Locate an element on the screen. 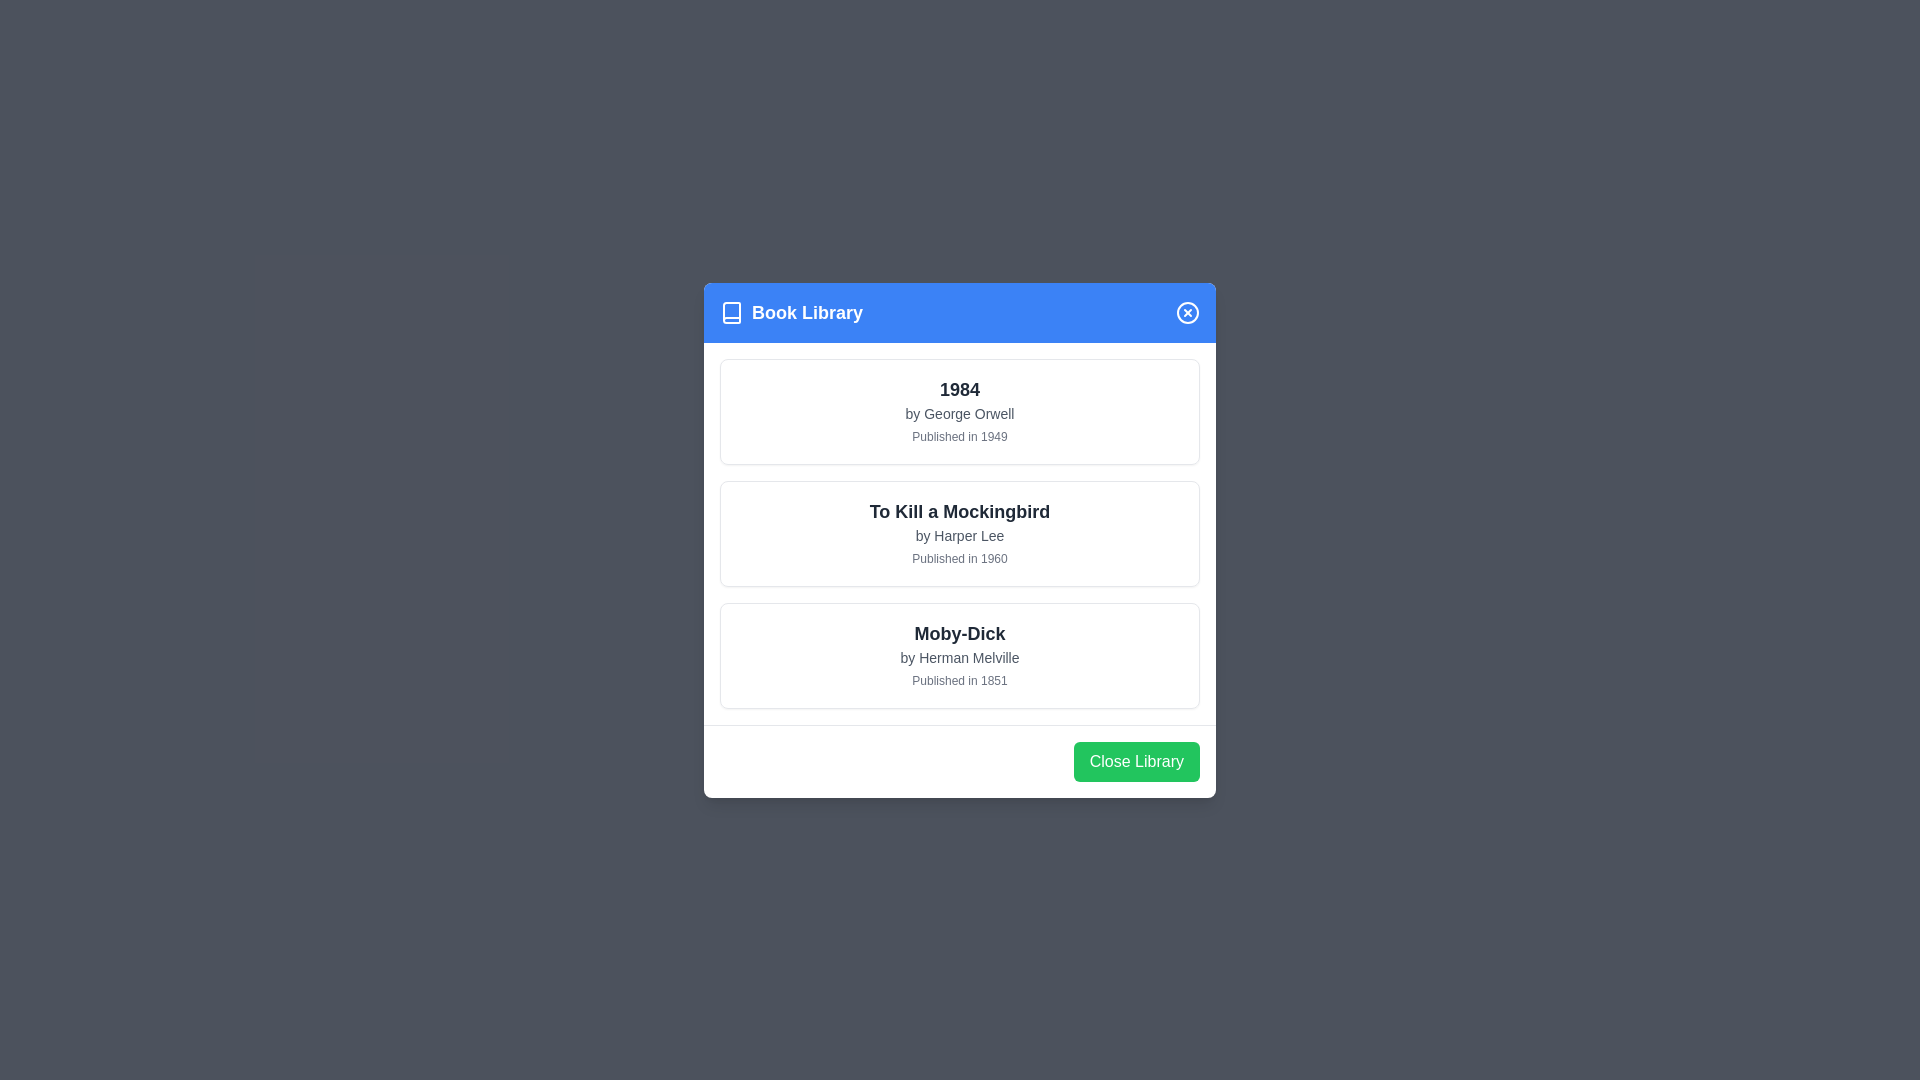 The image size is (1920, 1080). the book card 1984 to observe the shadow effect is located at coordinates (960, 410).